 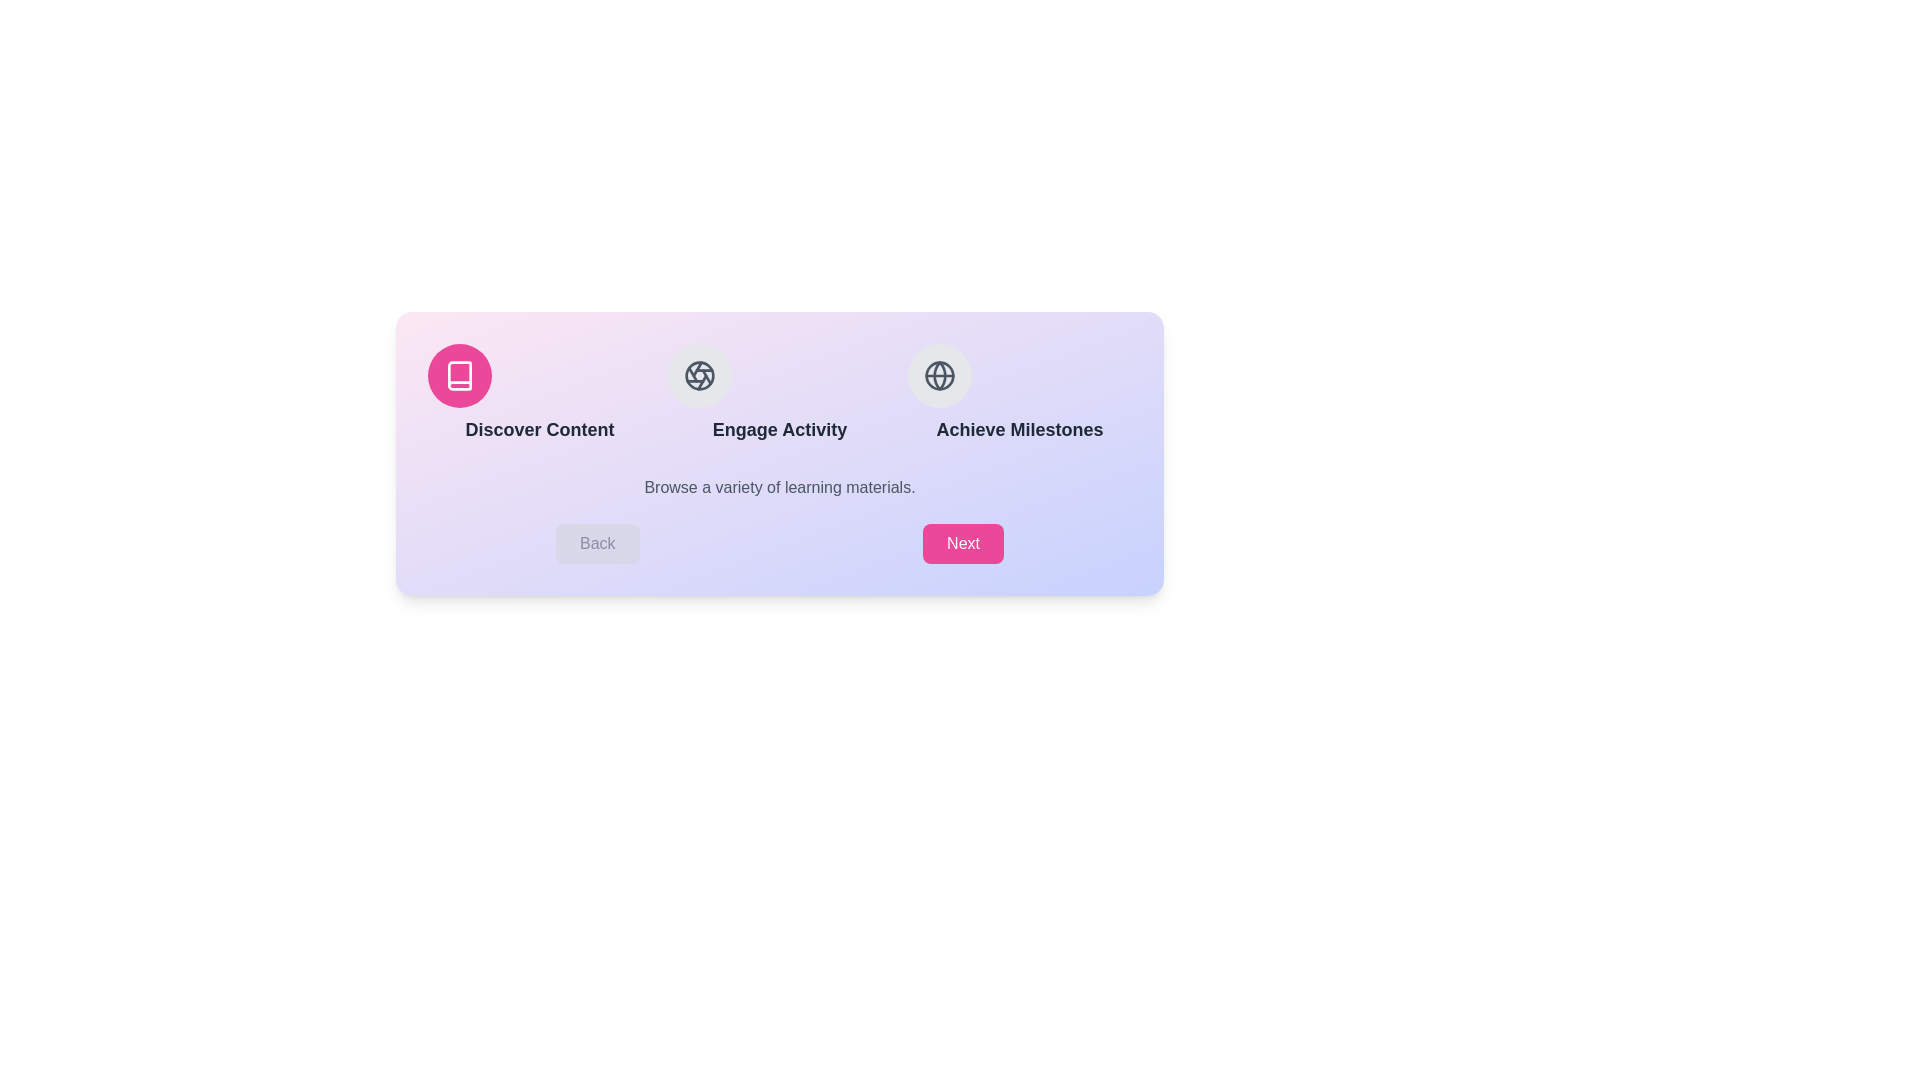 I want to click on 'Next' button to proceed to the next step, so click(x=963, y=543).